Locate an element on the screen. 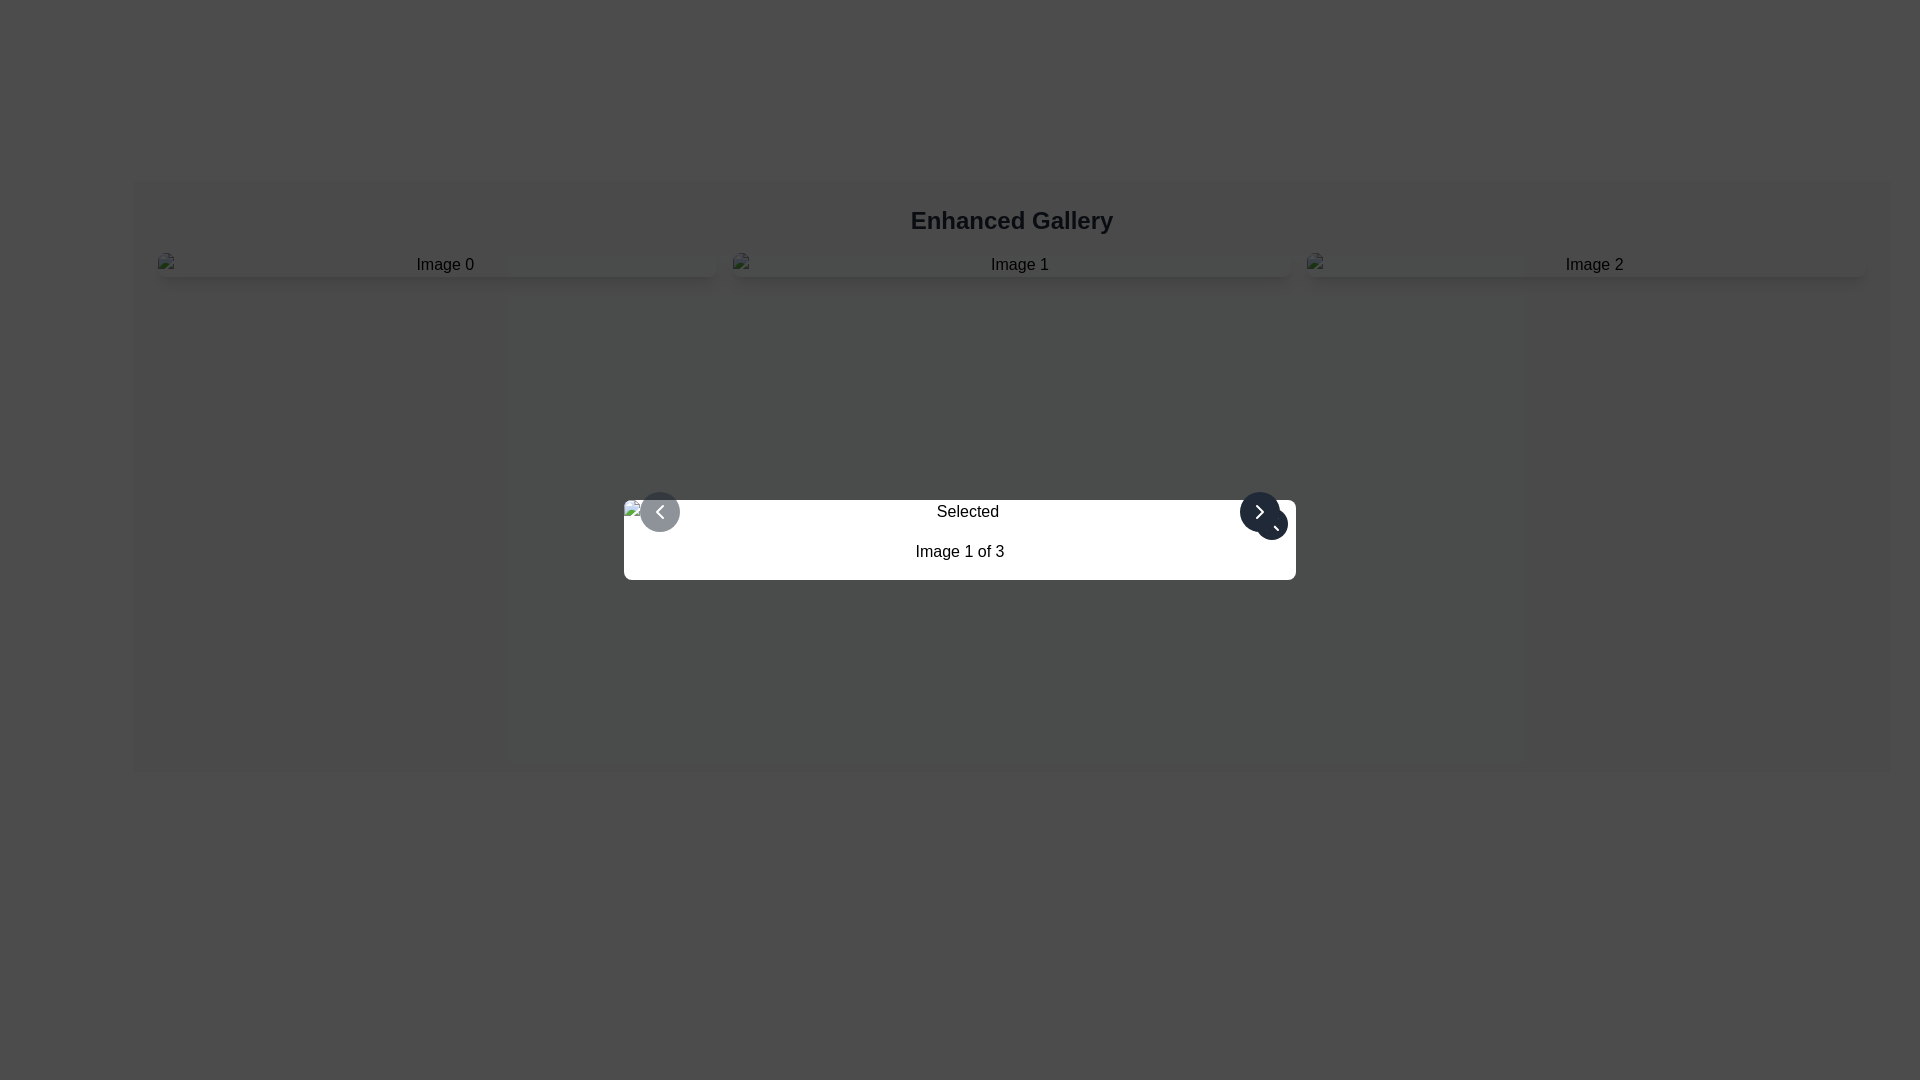 The image size is (1920, 1080). the left-pointing chevron icon located within the navigational button of the gallery component is located at coordinates (660, 511).